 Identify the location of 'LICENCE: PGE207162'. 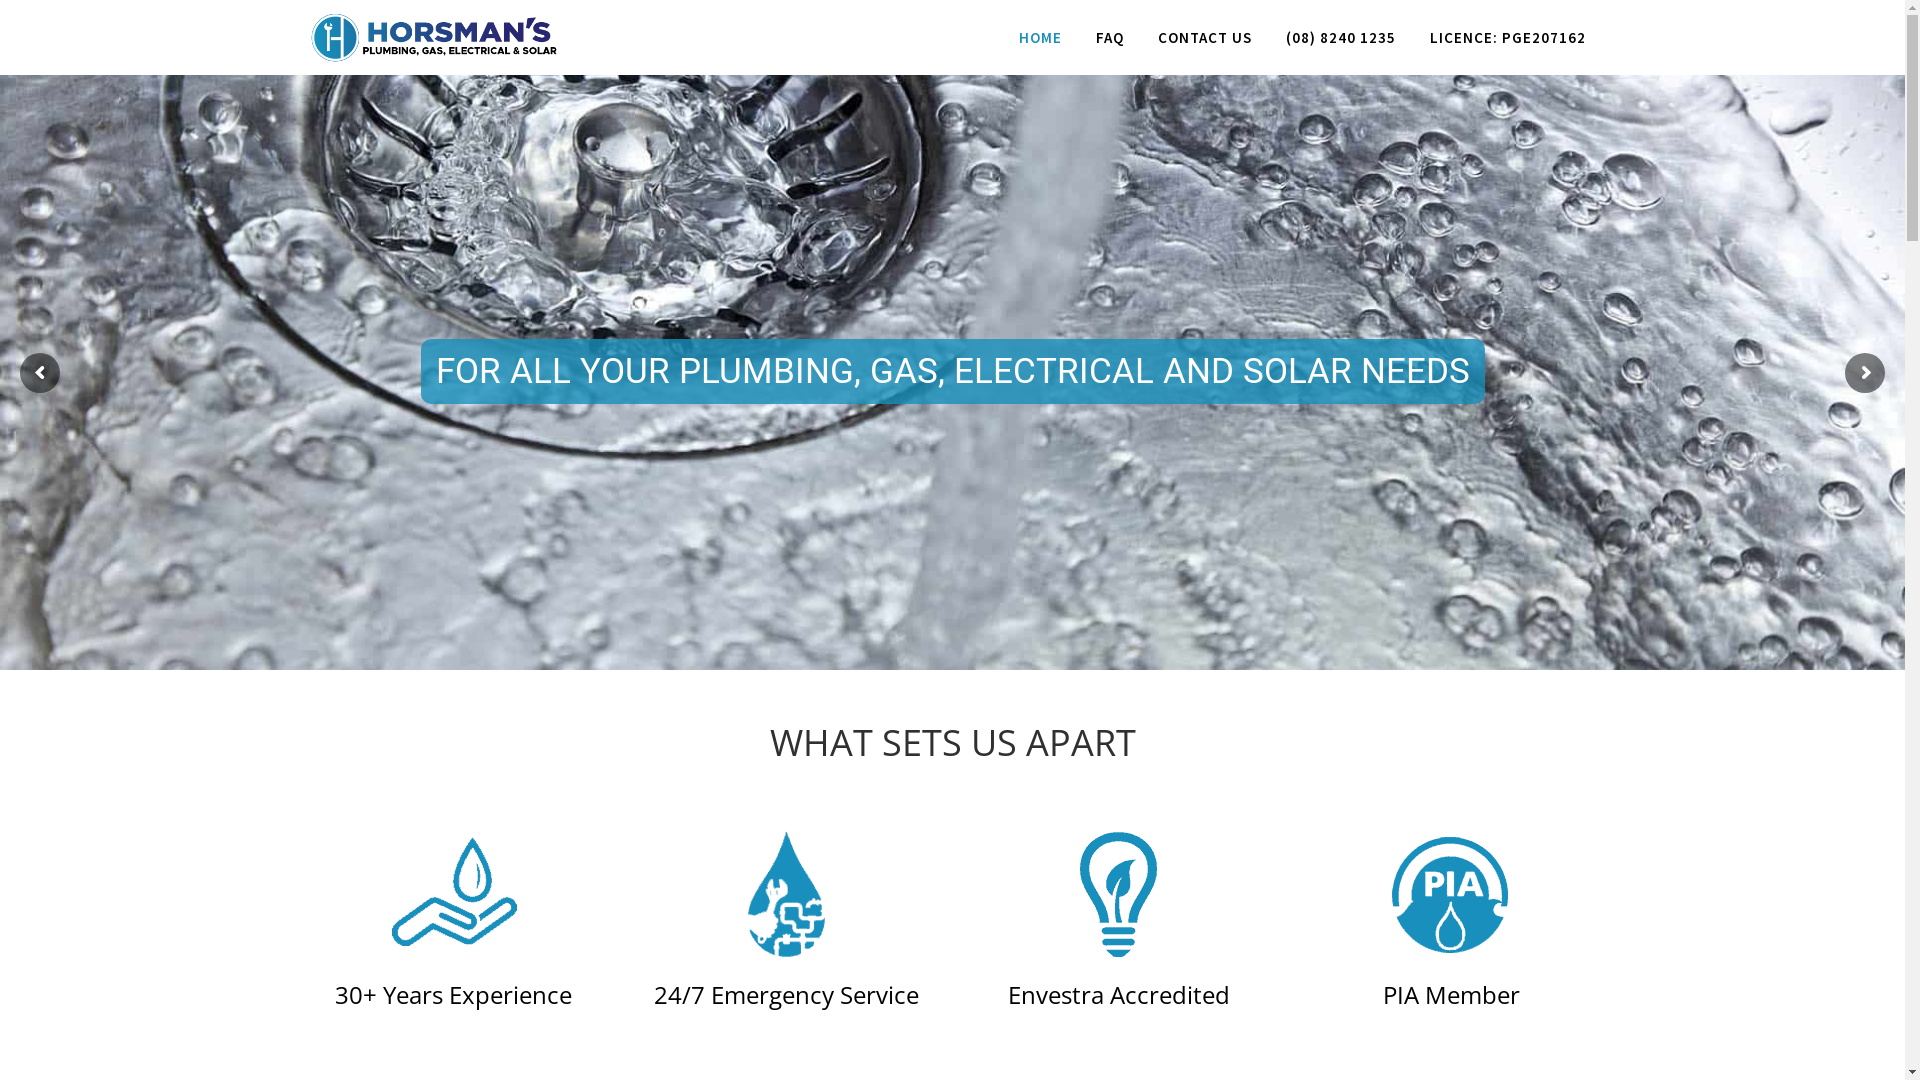
(1507, 37).